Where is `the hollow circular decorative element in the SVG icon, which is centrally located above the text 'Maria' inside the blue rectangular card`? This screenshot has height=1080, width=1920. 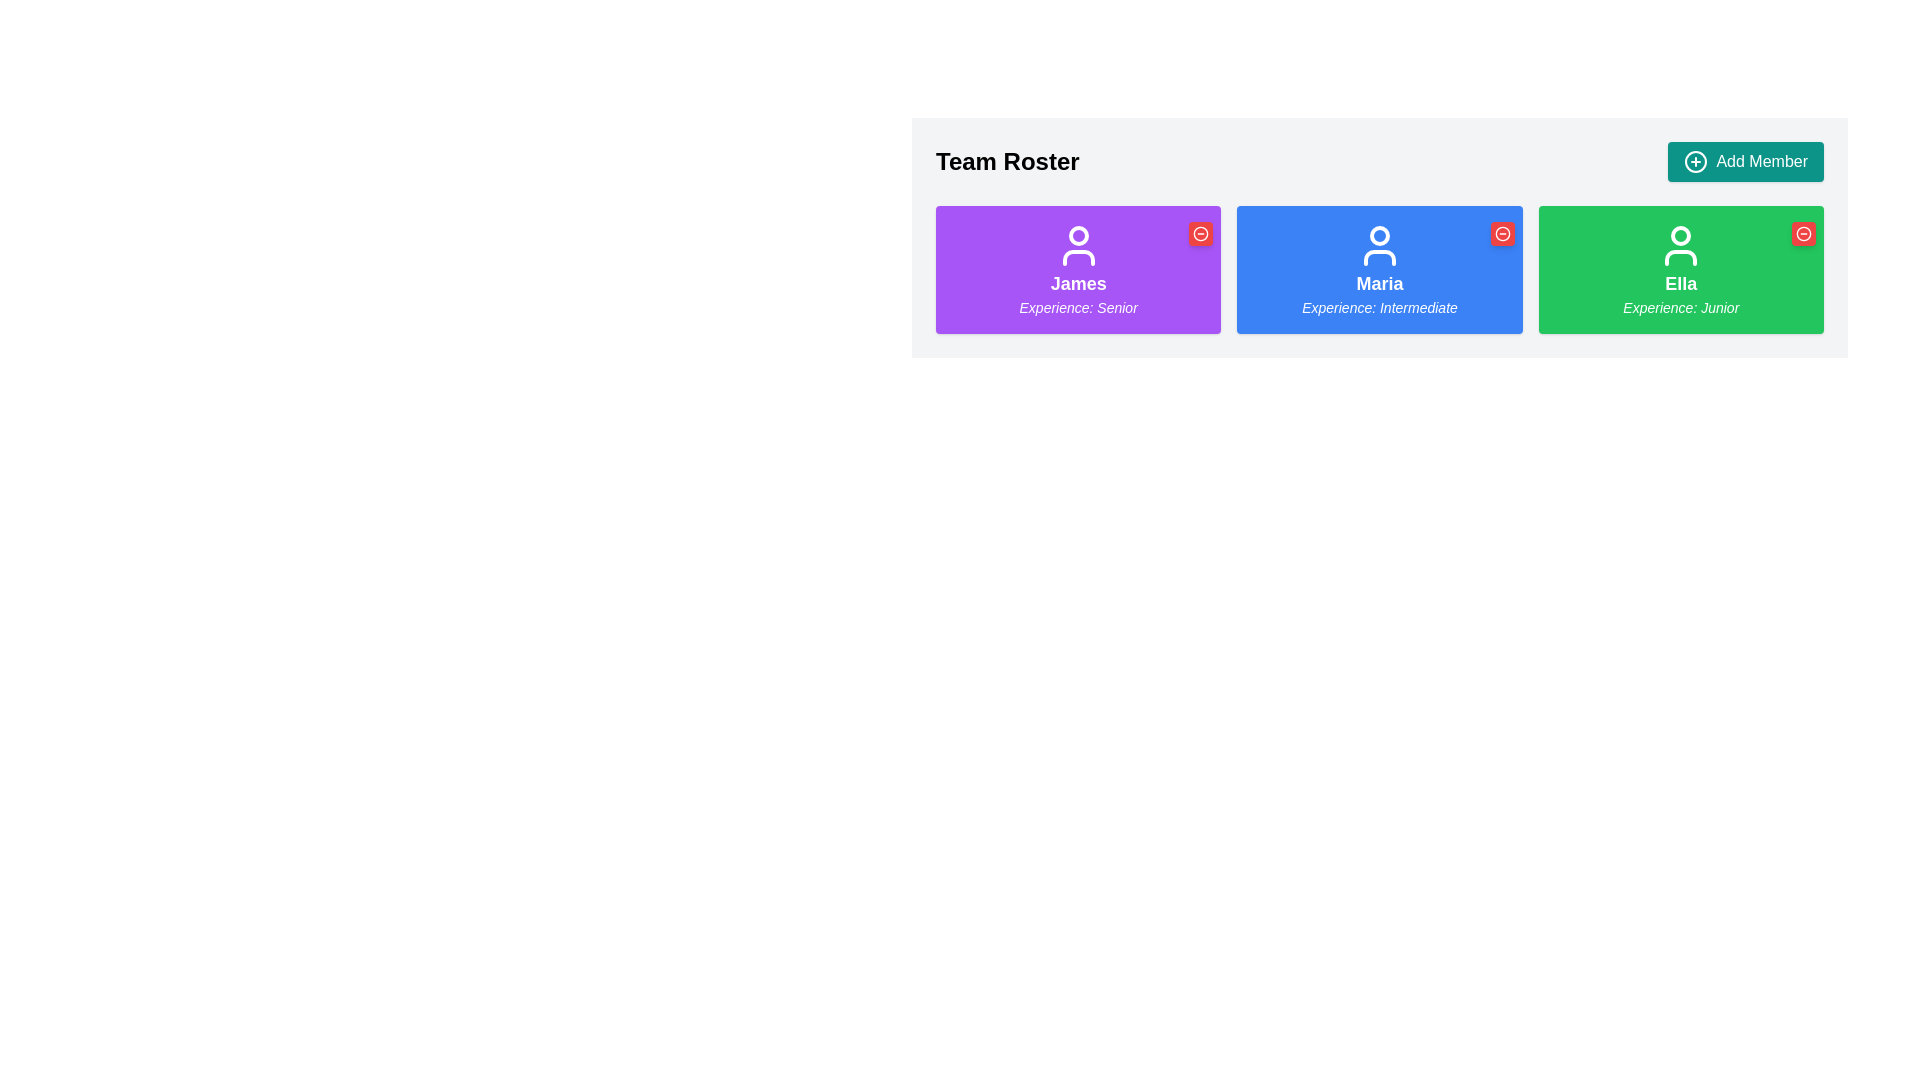
the hollow circular decorative element in the SVG icon, which is centrally located above the text 'Maria' inside the blue rectangular card is located at coordinates (1378, 234).